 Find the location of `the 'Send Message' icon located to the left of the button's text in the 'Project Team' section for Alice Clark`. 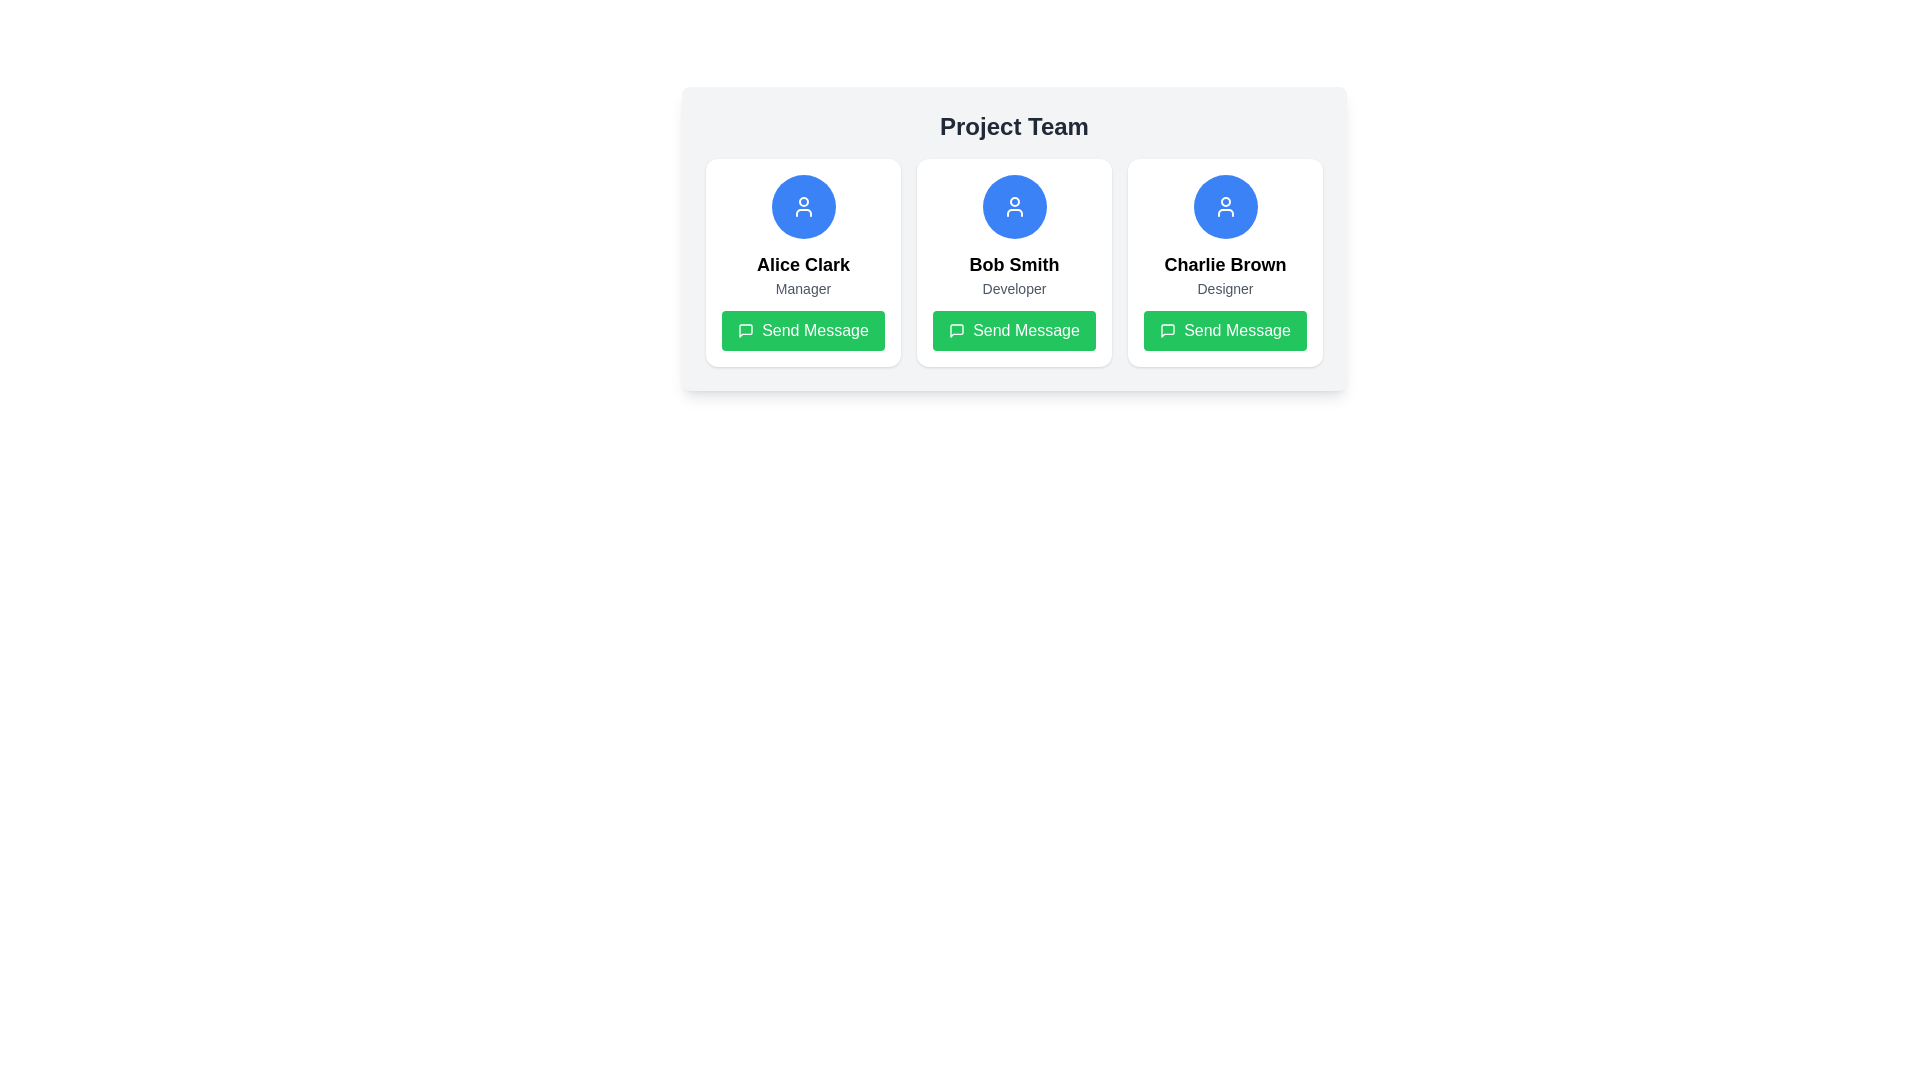

the 'Send Message' icon located to the left of the button's text in the 'Project Team' section for Alice Clark is located at coordinates (745, 330).